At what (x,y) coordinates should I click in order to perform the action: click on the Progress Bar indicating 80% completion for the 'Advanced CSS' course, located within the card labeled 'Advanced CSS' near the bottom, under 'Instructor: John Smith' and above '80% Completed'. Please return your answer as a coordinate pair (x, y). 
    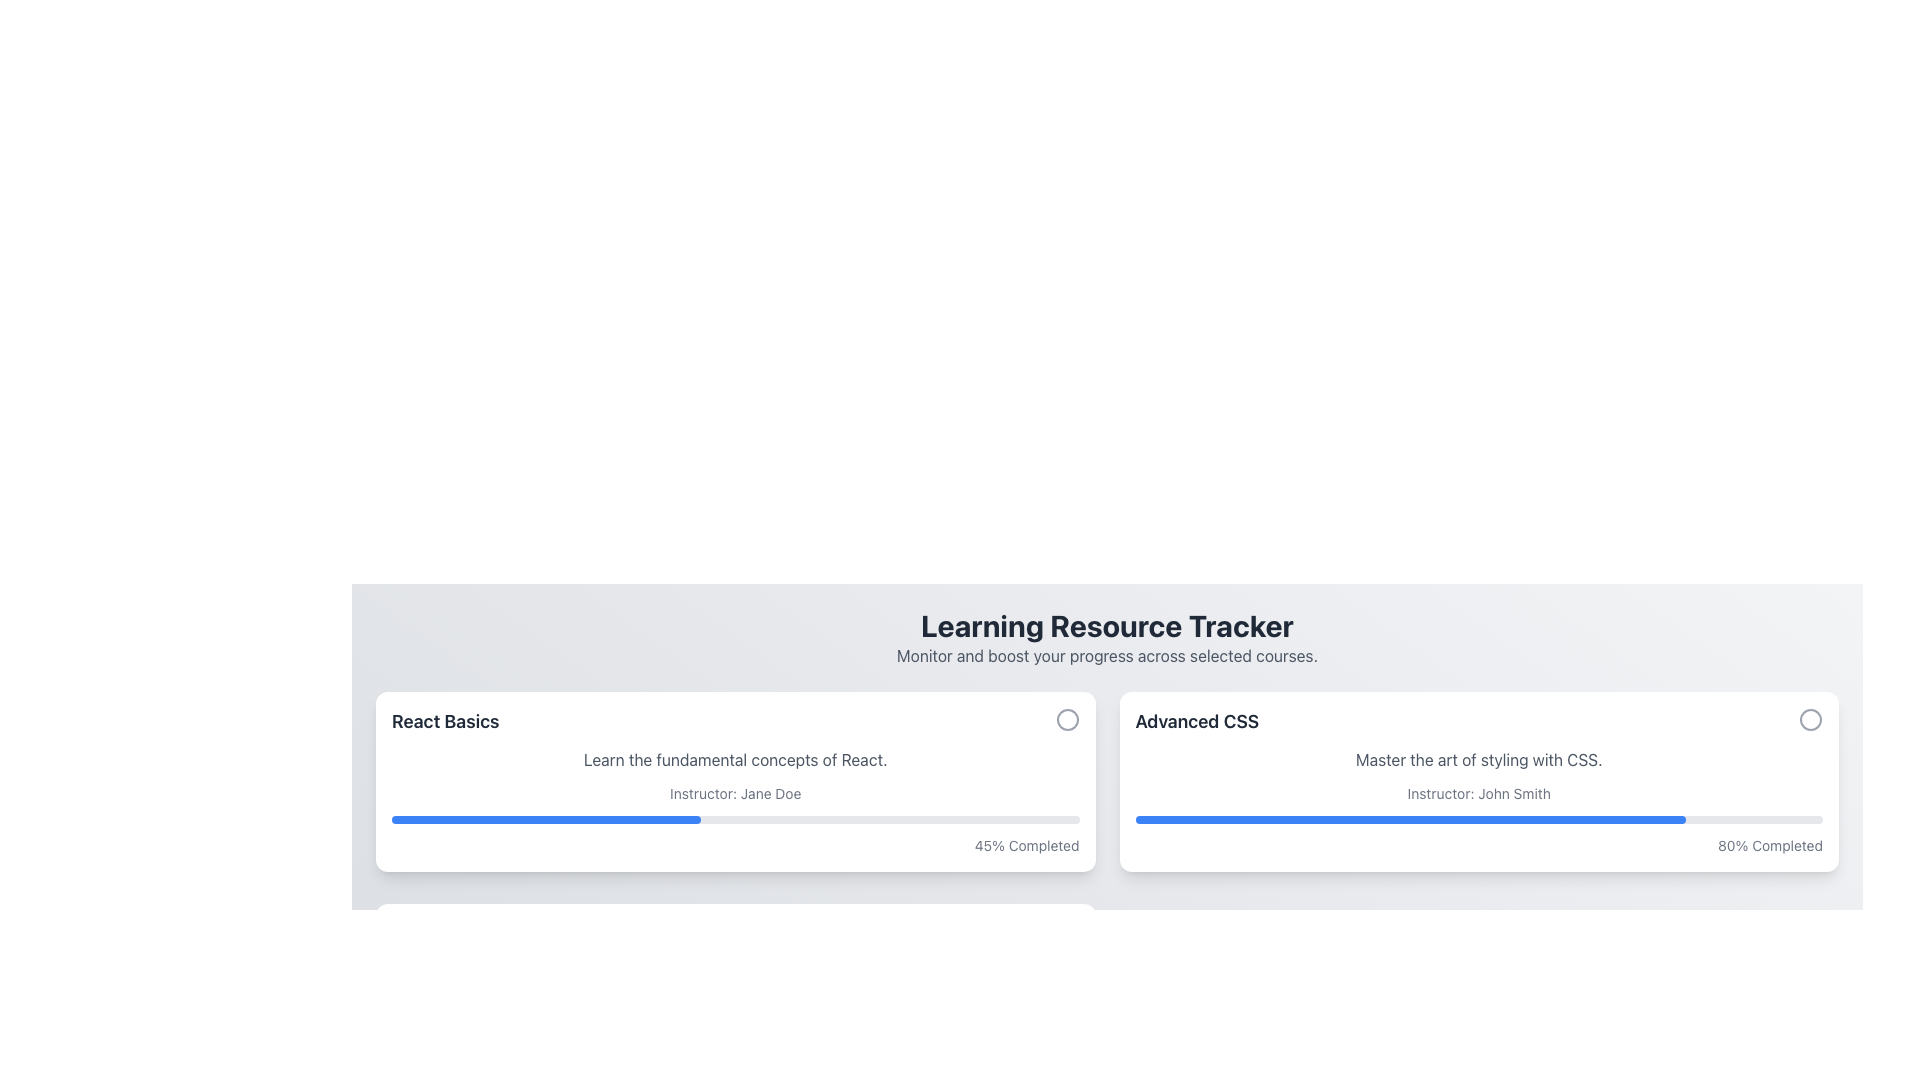
    Looking at the image, I should click on (1479, 820).